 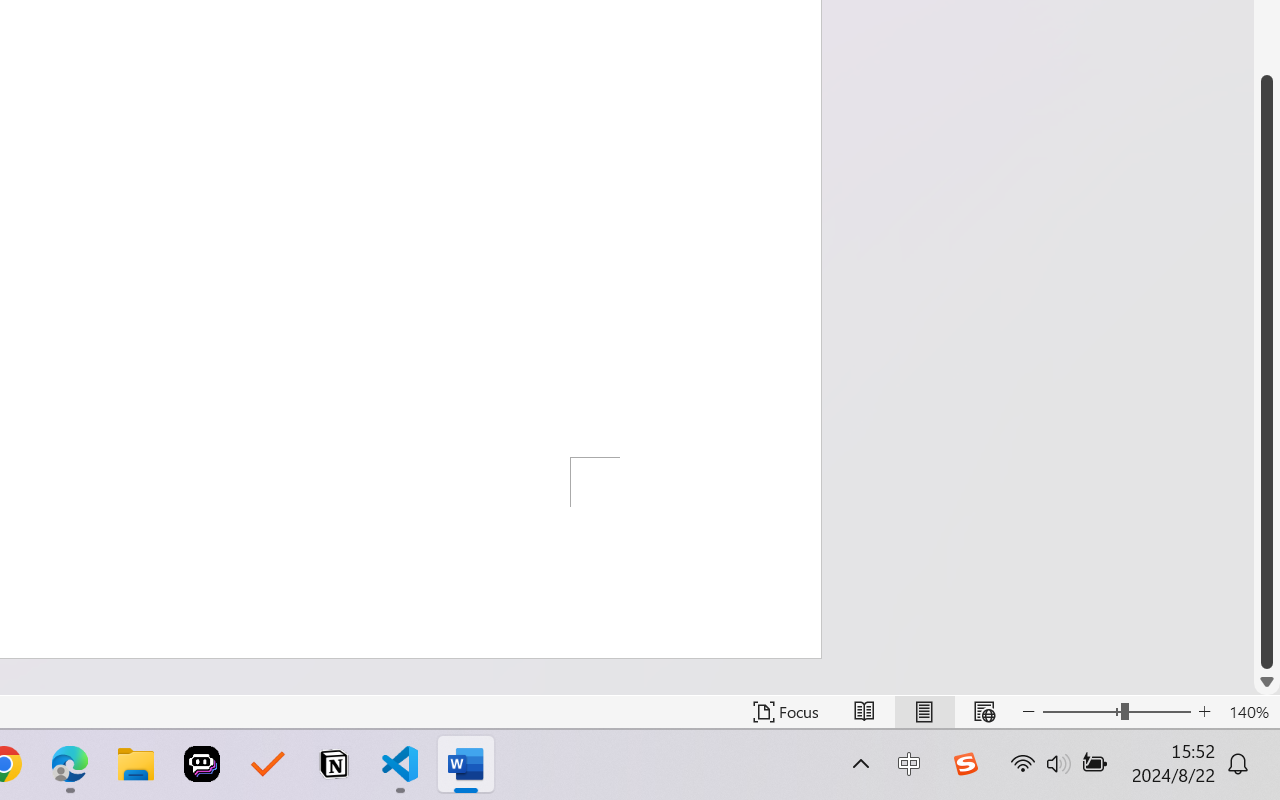 What do you see at coordinates (1080, 711) in the screenshot?
I see `'Zoom Out'` at bounding box center [1080, 711].